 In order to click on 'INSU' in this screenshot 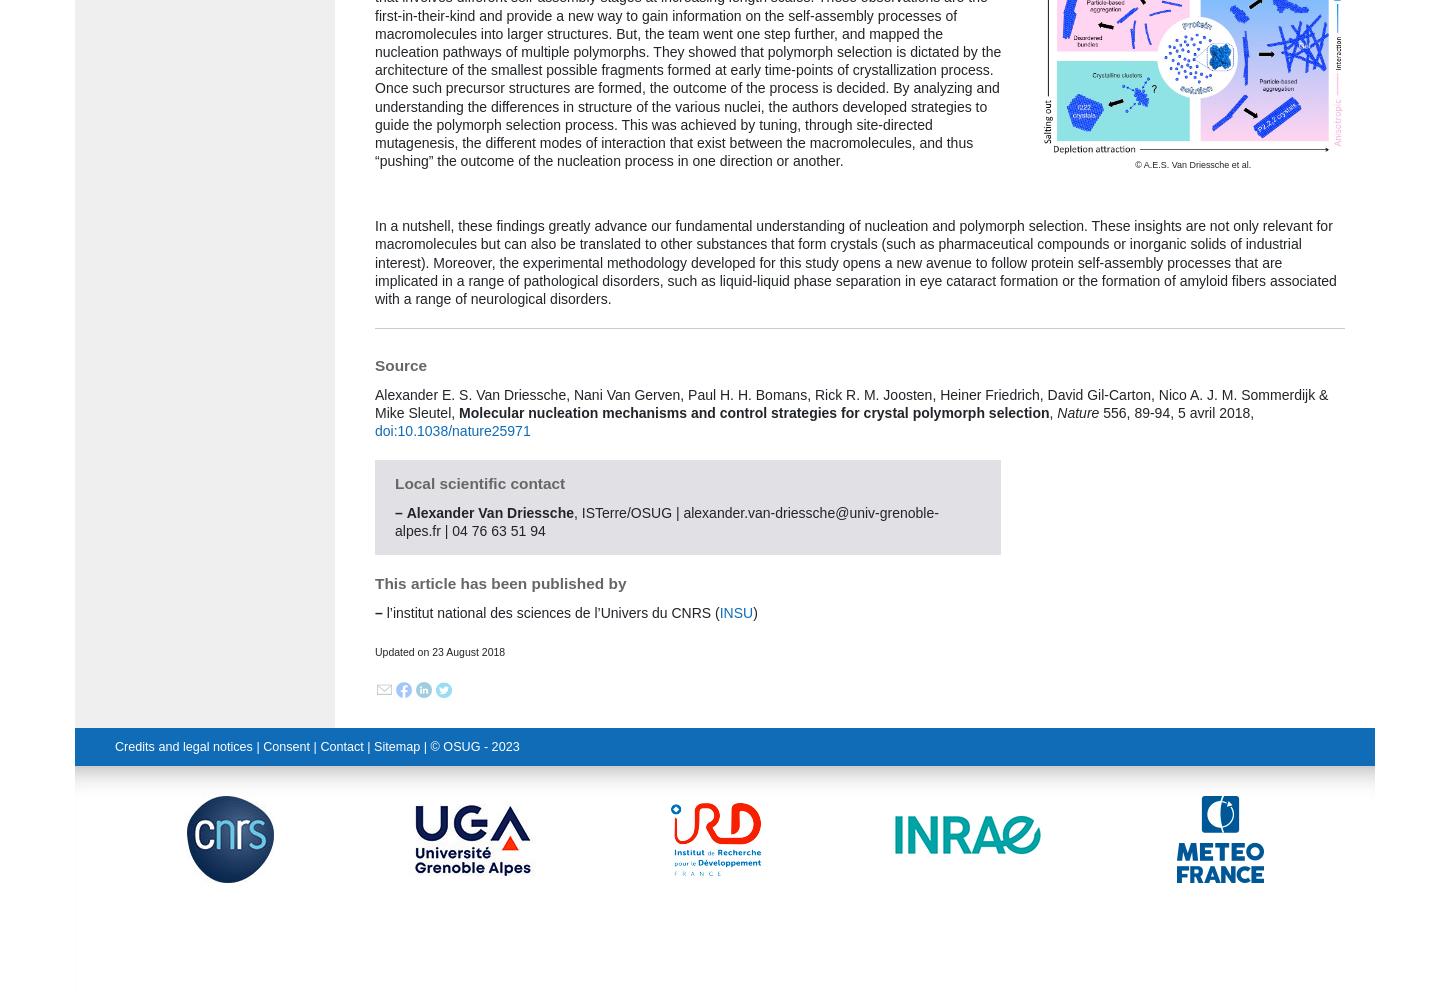, I will do `click(718, 611)`.